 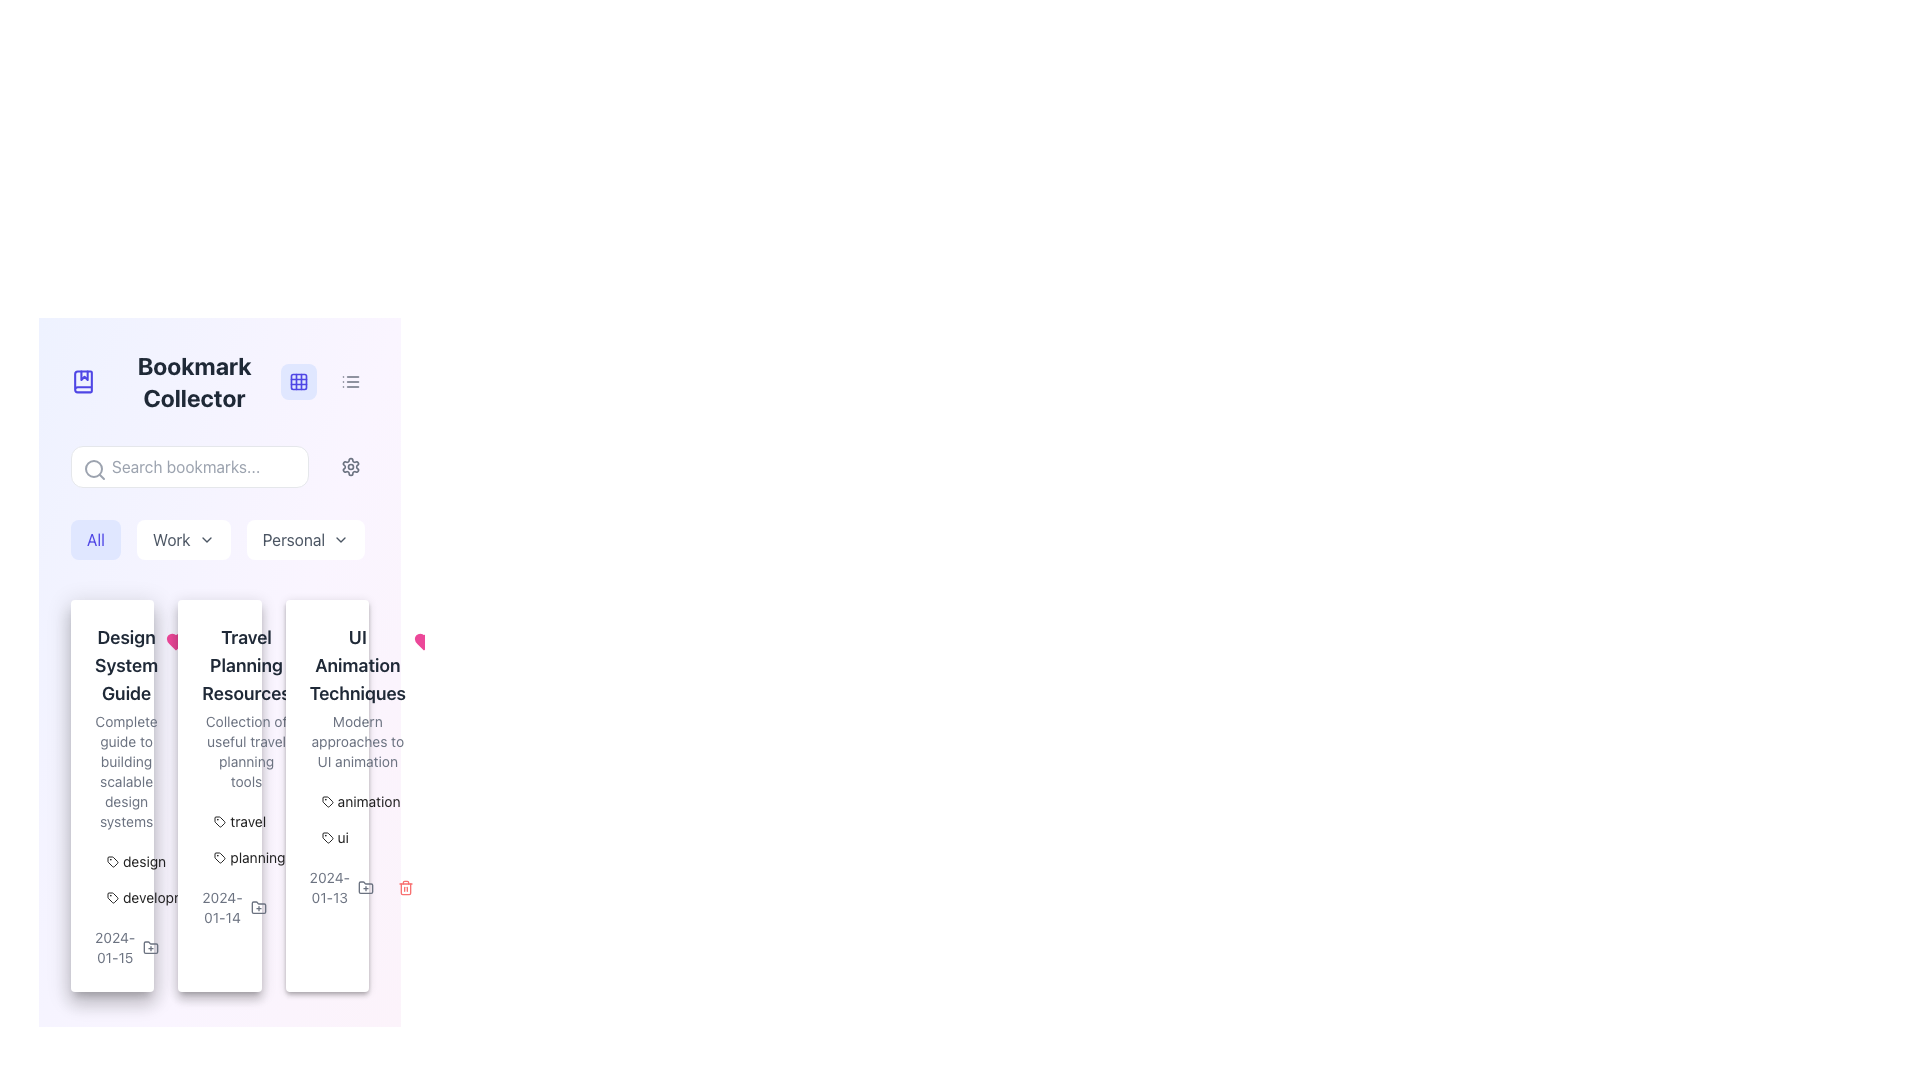 I want to click on the central icon in the 3x3 grid located to the right of the 'Bookmark Collector' header, so click(x=297, y=381).